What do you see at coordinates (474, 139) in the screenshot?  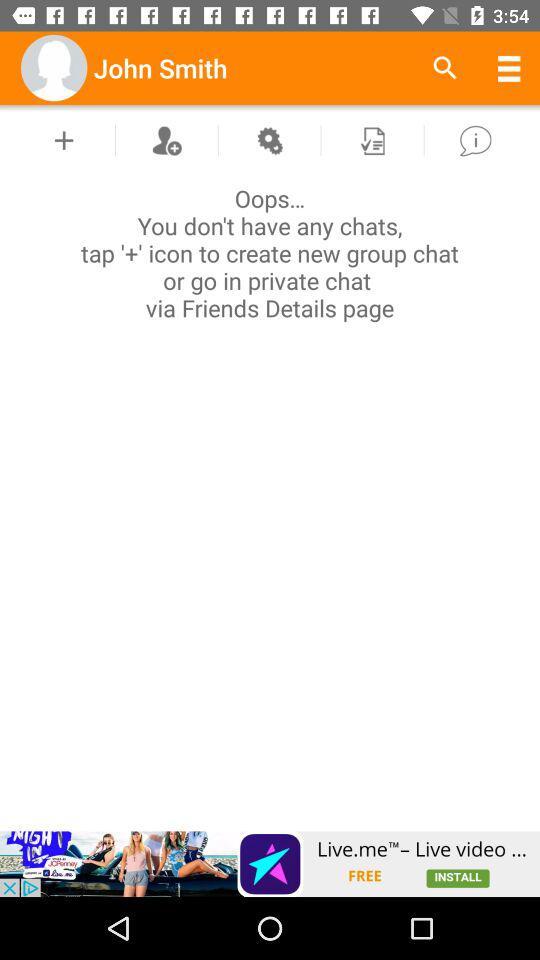 I see `get more information` at bounding box center [474, 139].